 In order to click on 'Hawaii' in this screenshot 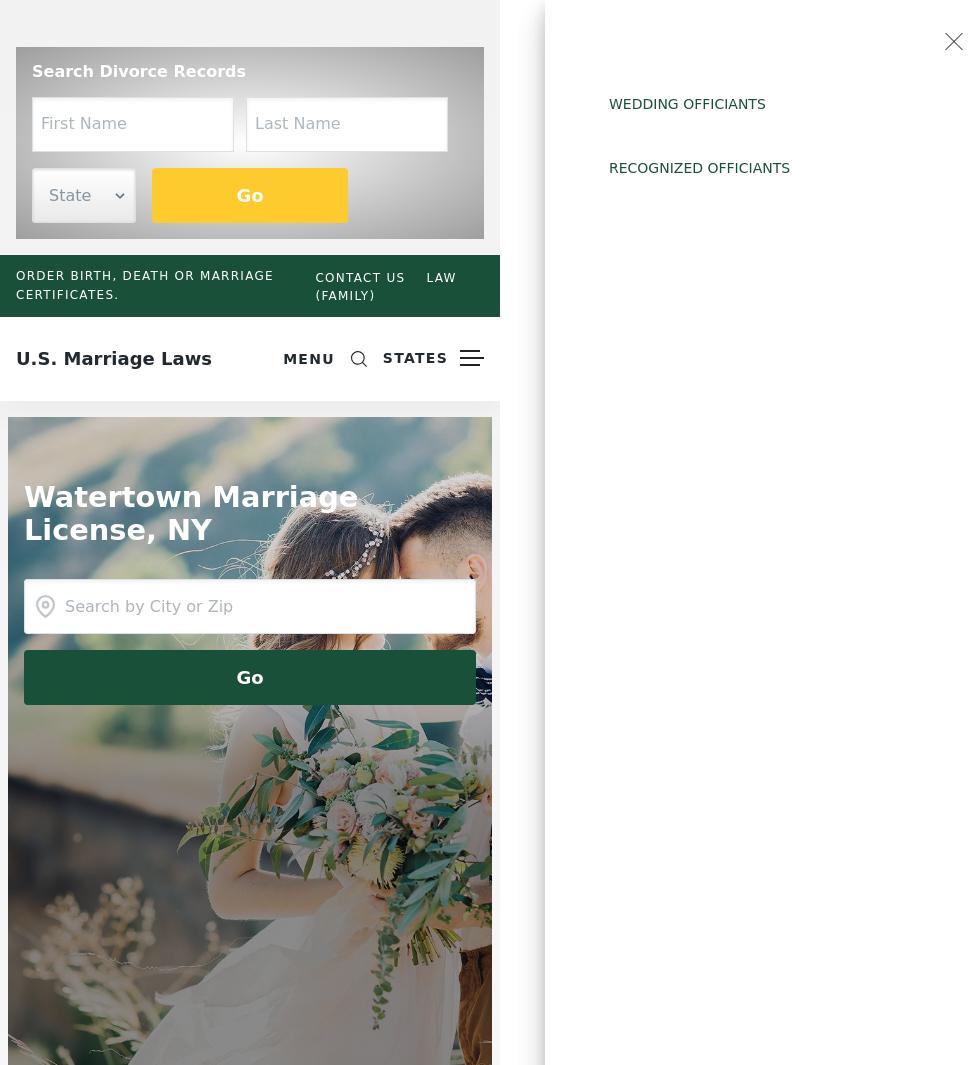, I will do `click(634, 544)`.